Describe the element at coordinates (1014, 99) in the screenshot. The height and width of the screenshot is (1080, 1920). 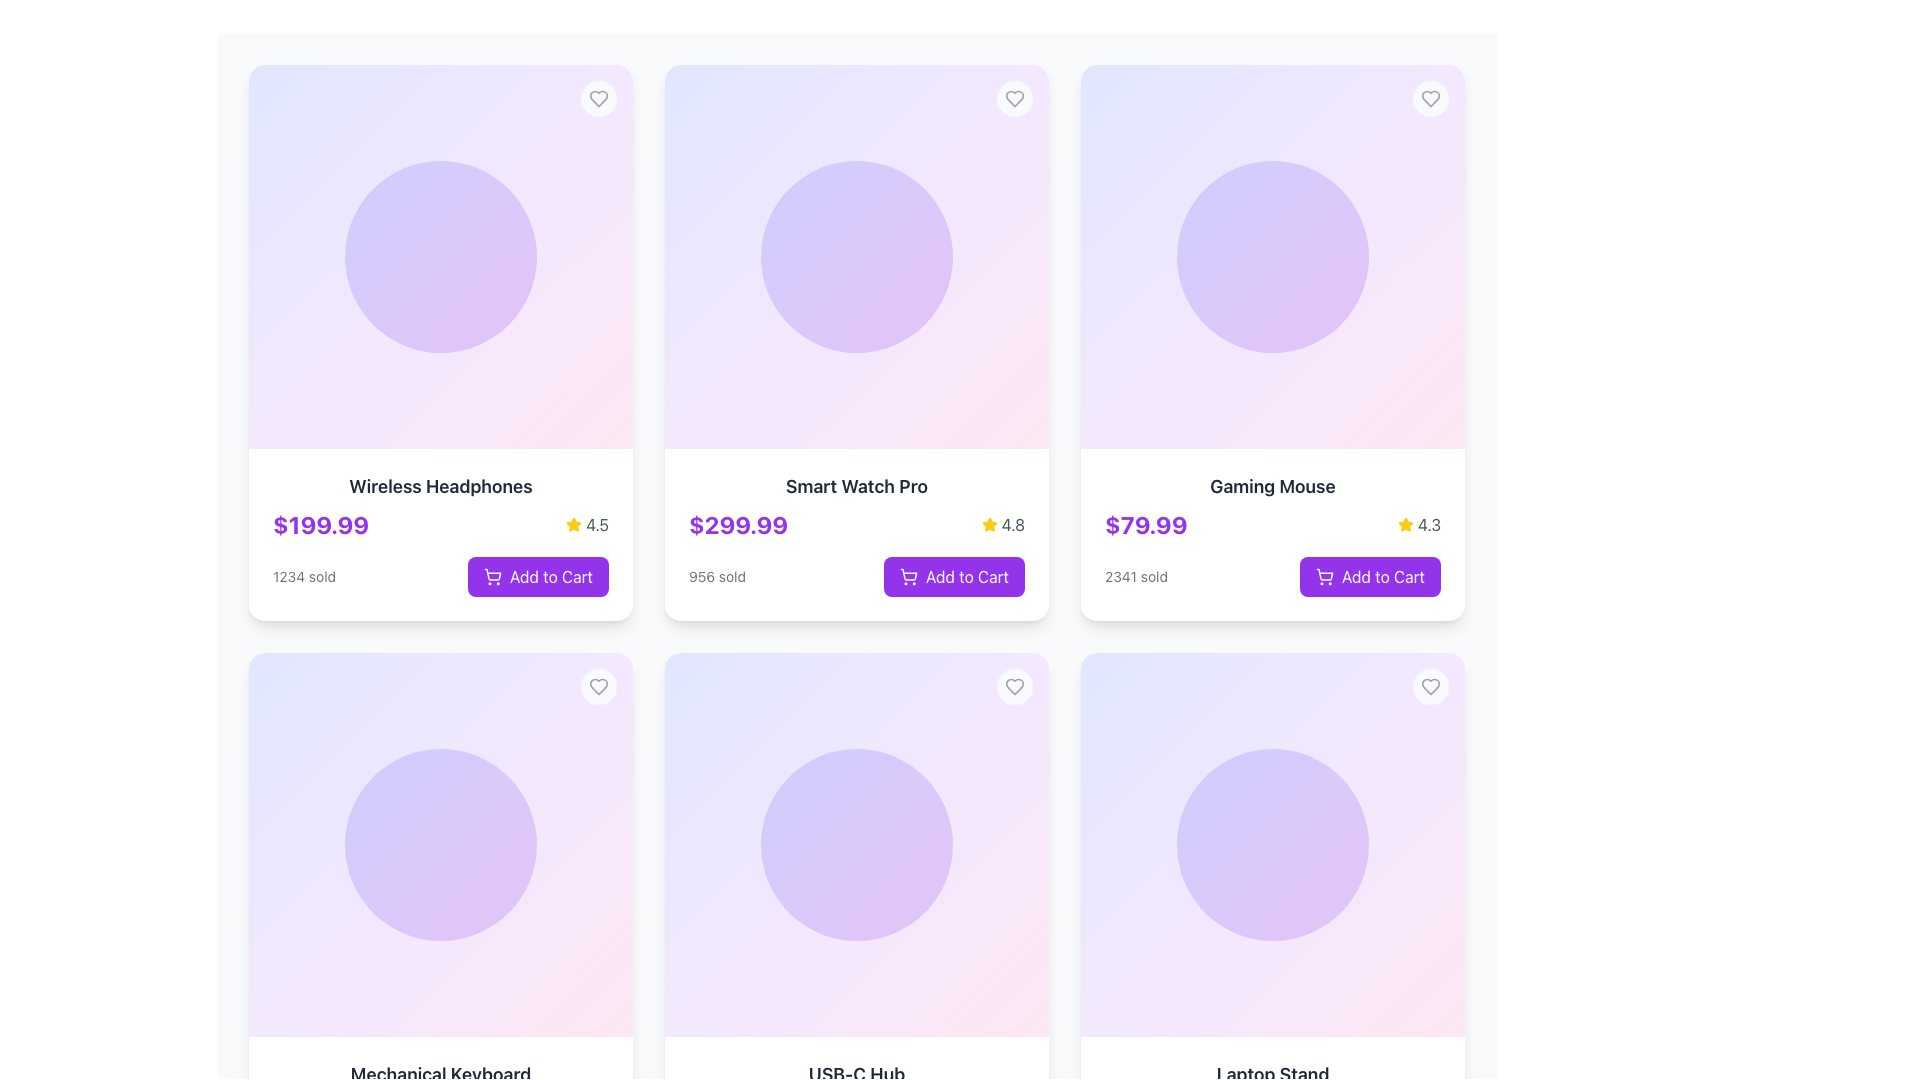
I see `the heart-shaped icon inside the circular button in the upper-right corner of the 'Smart Watch Pro' product card to mark the item as favorite` at that location.